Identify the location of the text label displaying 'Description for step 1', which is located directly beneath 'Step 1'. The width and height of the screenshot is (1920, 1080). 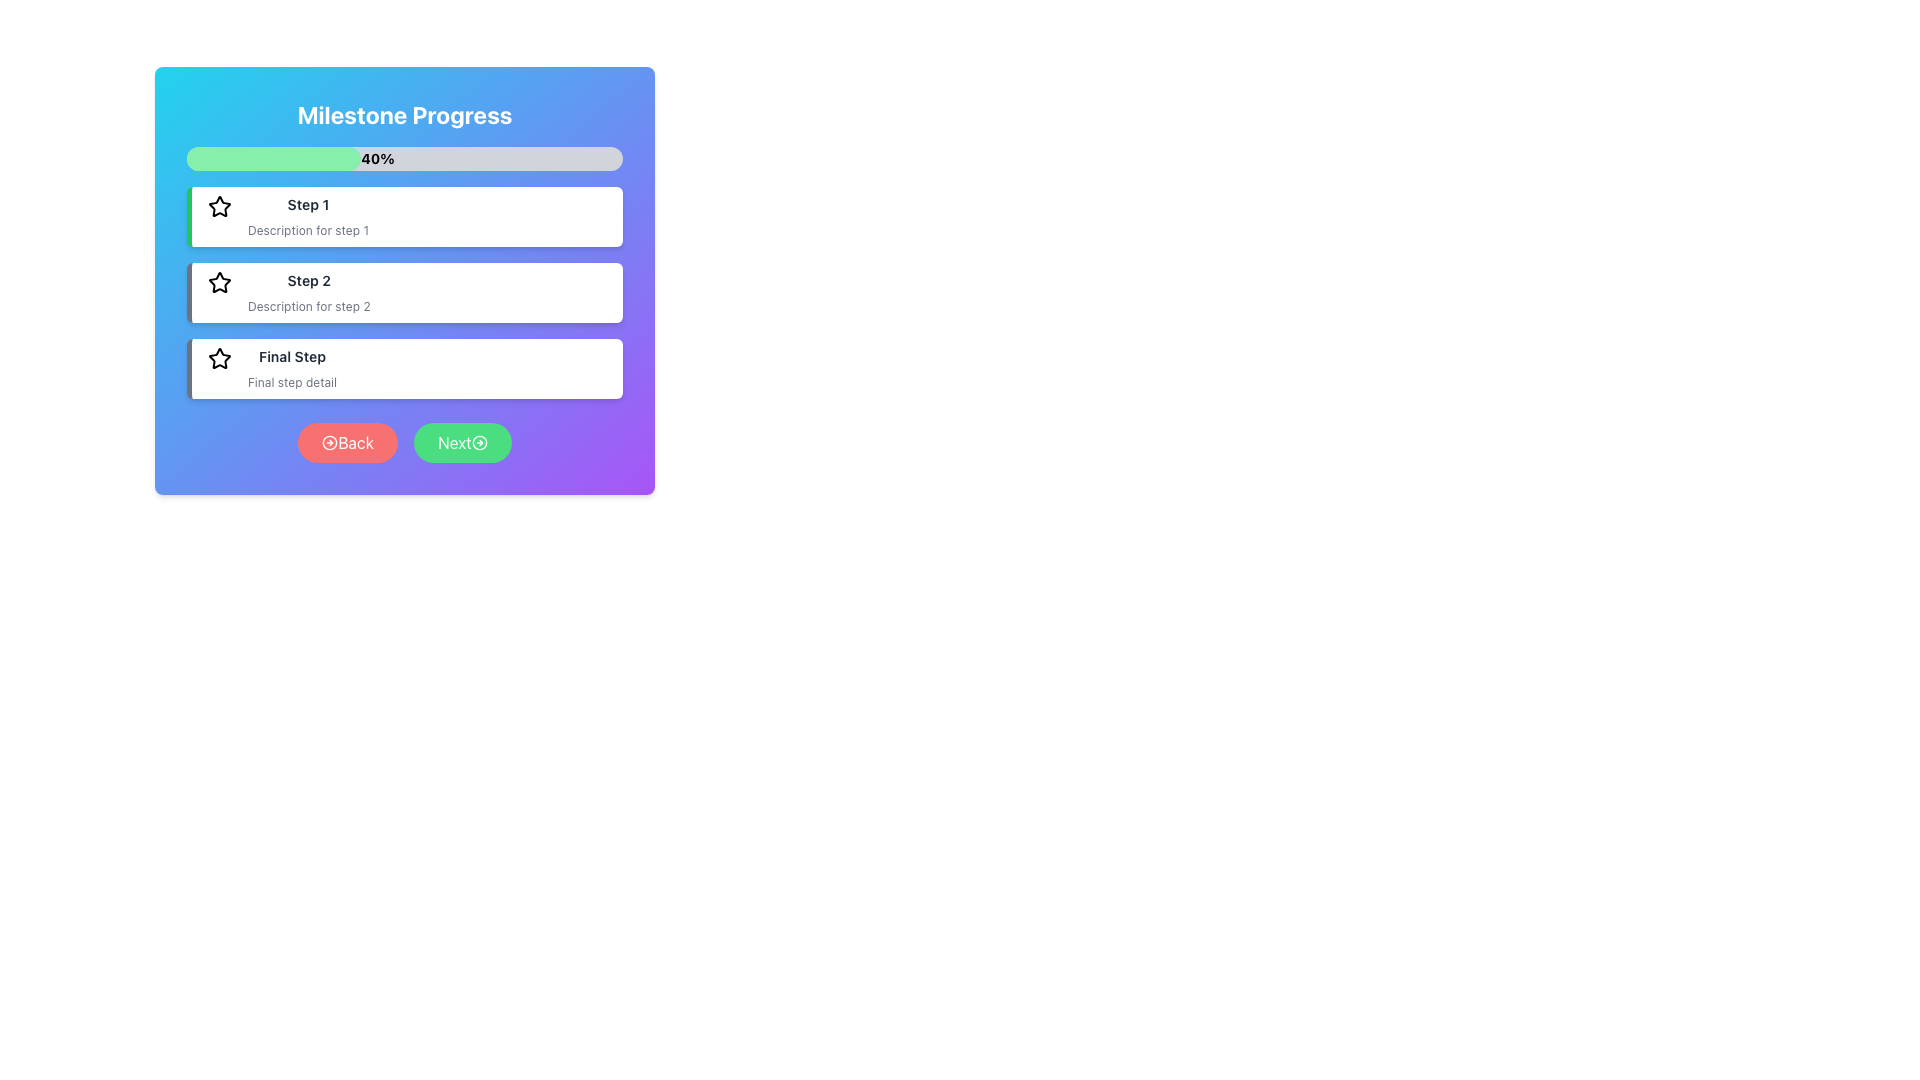
(307, 230).